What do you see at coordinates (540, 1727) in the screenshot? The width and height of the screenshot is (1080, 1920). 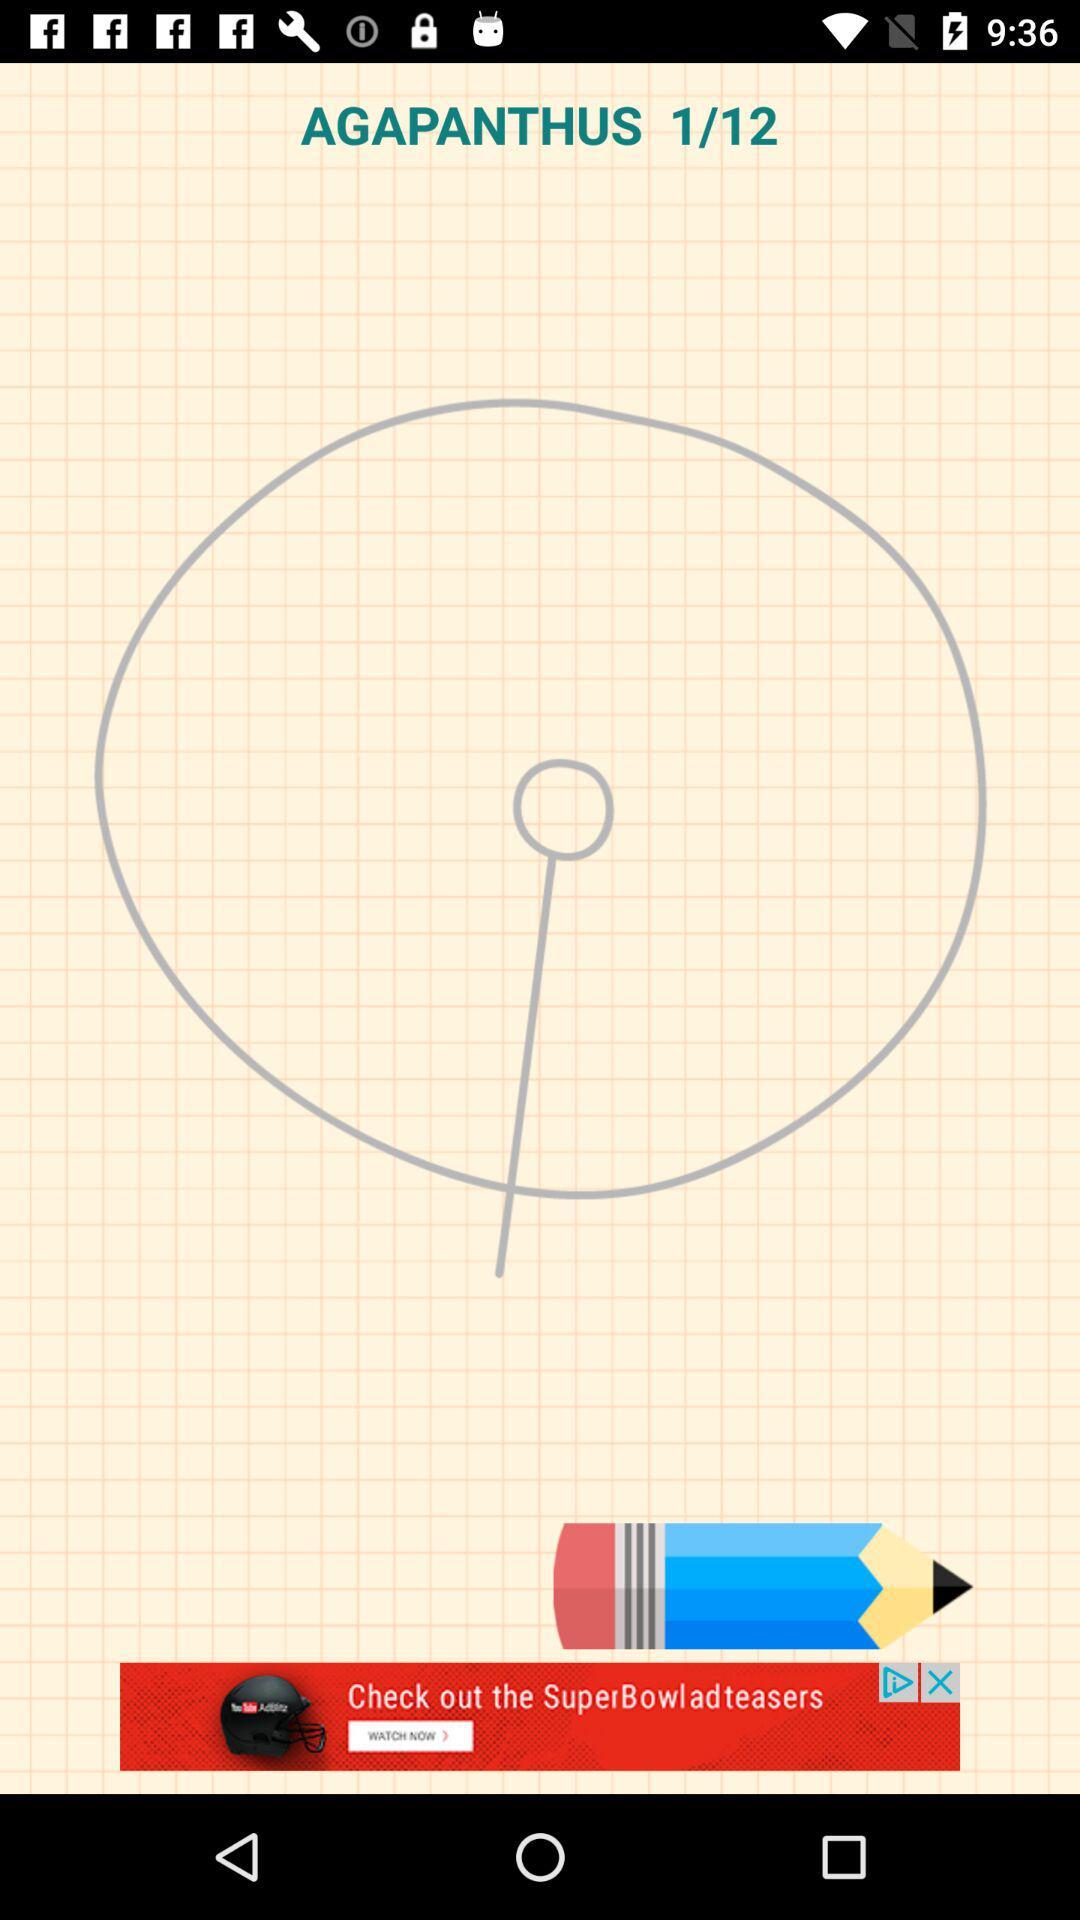 I see `advertisement` at bounding box center [540, 1727].